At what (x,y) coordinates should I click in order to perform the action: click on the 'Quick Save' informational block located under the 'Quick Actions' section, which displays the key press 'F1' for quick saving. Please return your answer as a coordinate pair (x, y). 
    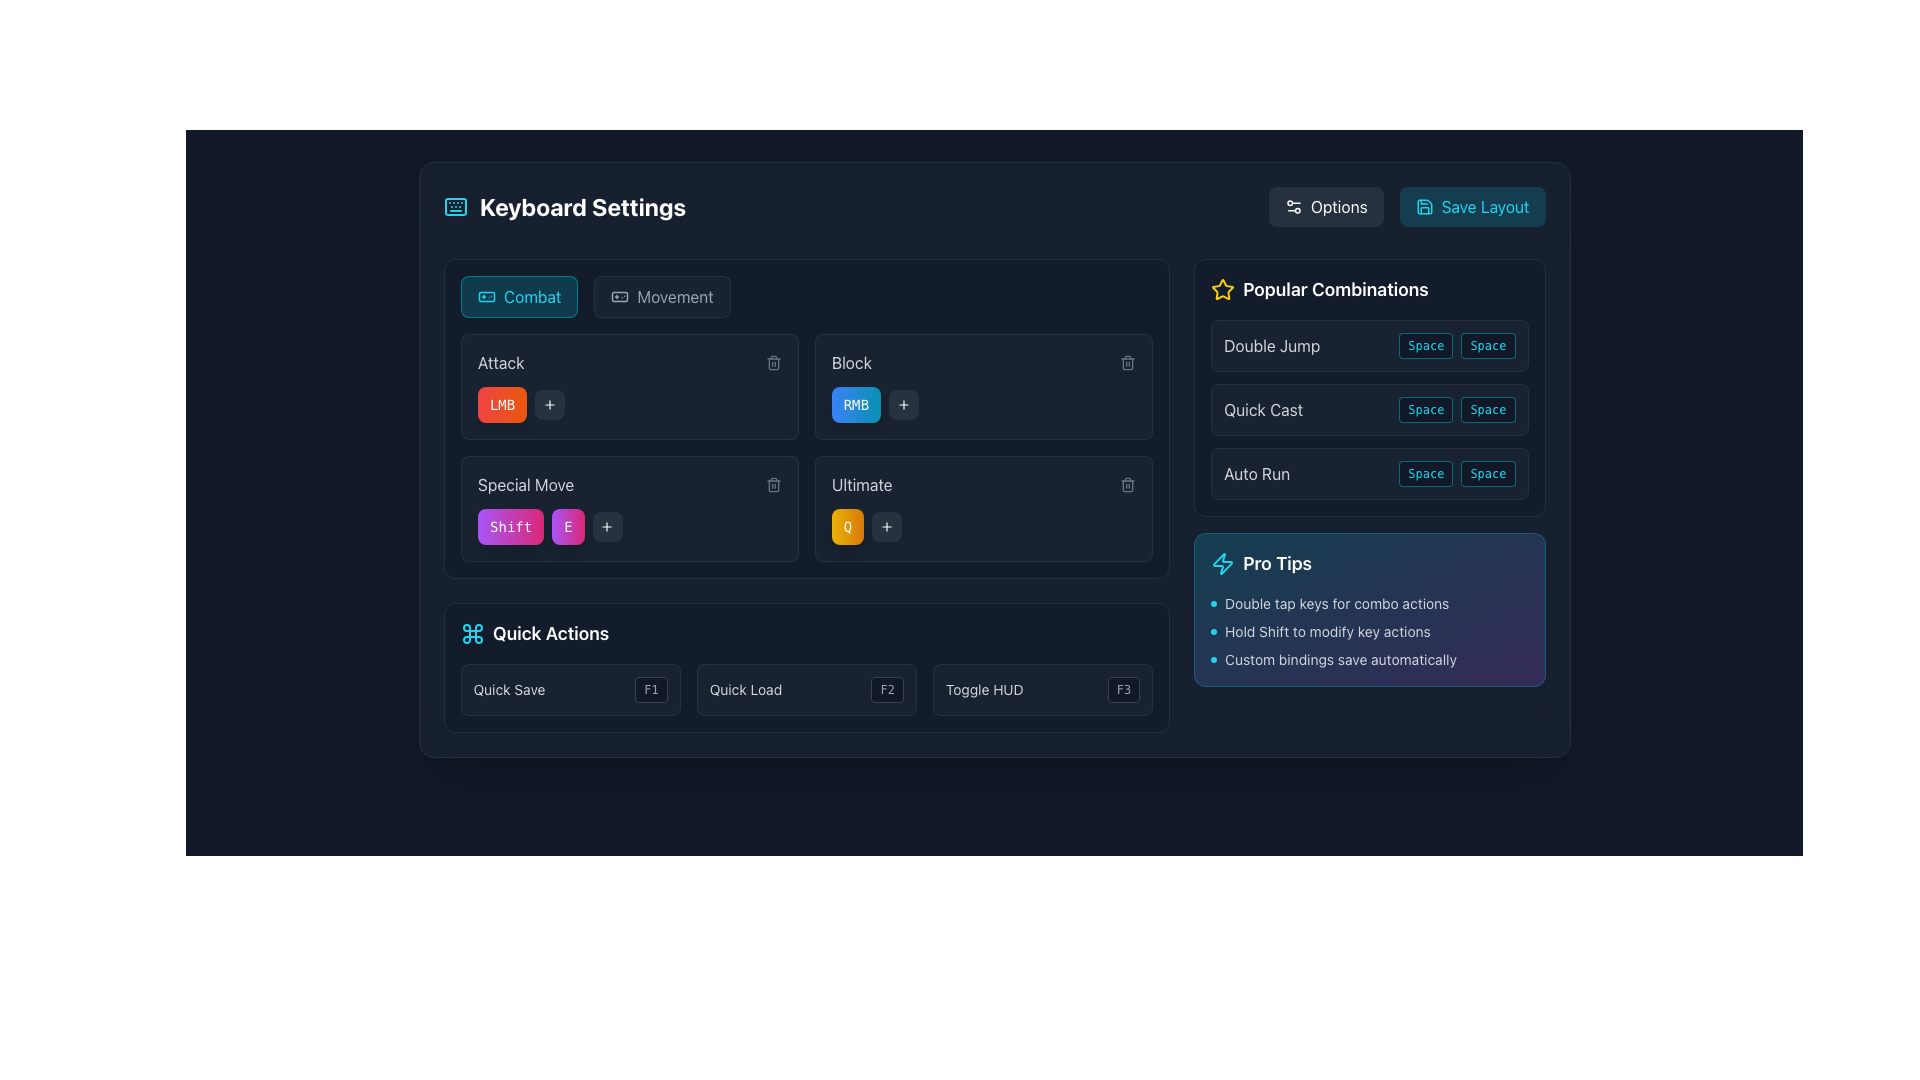
    Looking at the image, I should click on (569, 689).